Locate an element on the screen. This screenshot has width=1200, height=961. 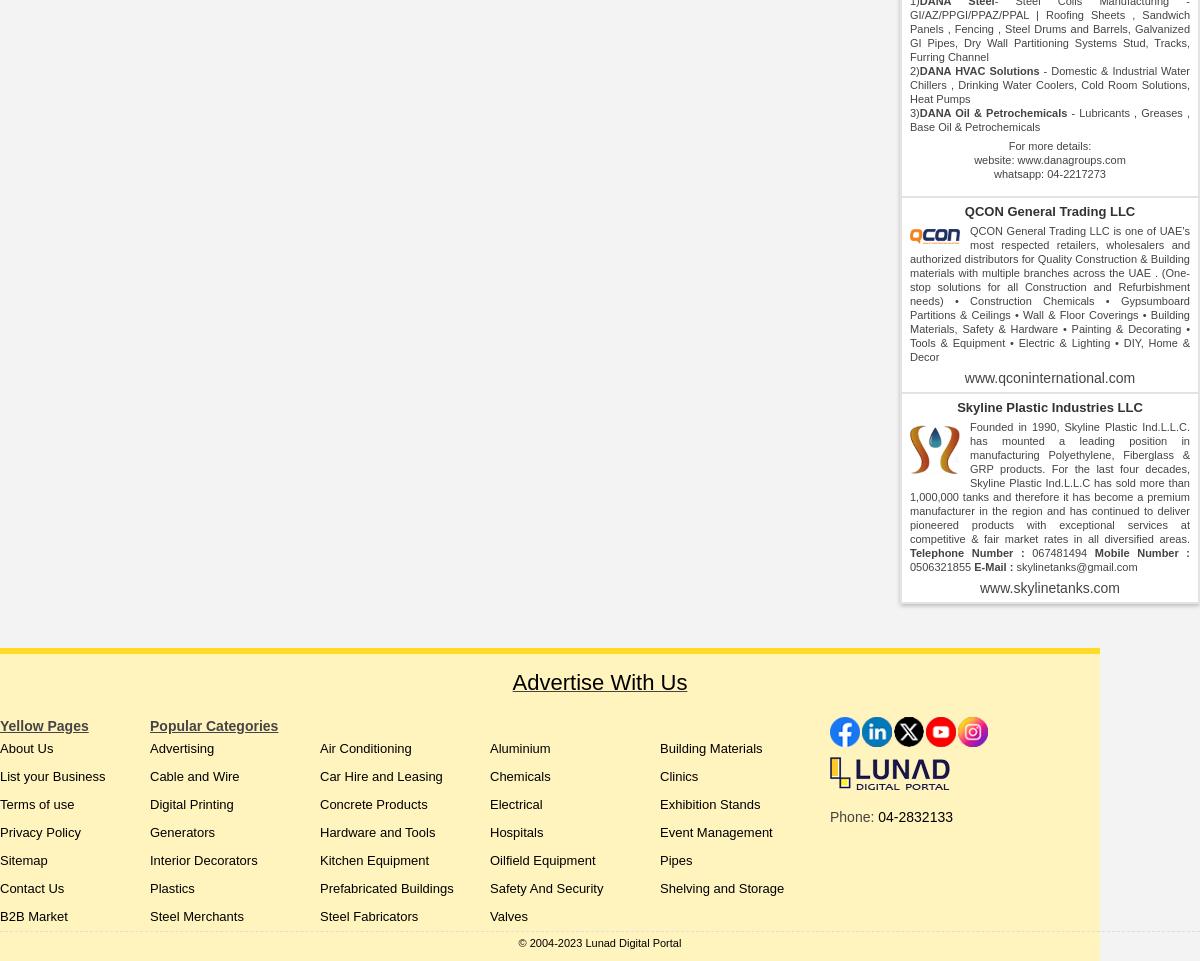
'E-Mail :' is located at coordinates (974, 565).